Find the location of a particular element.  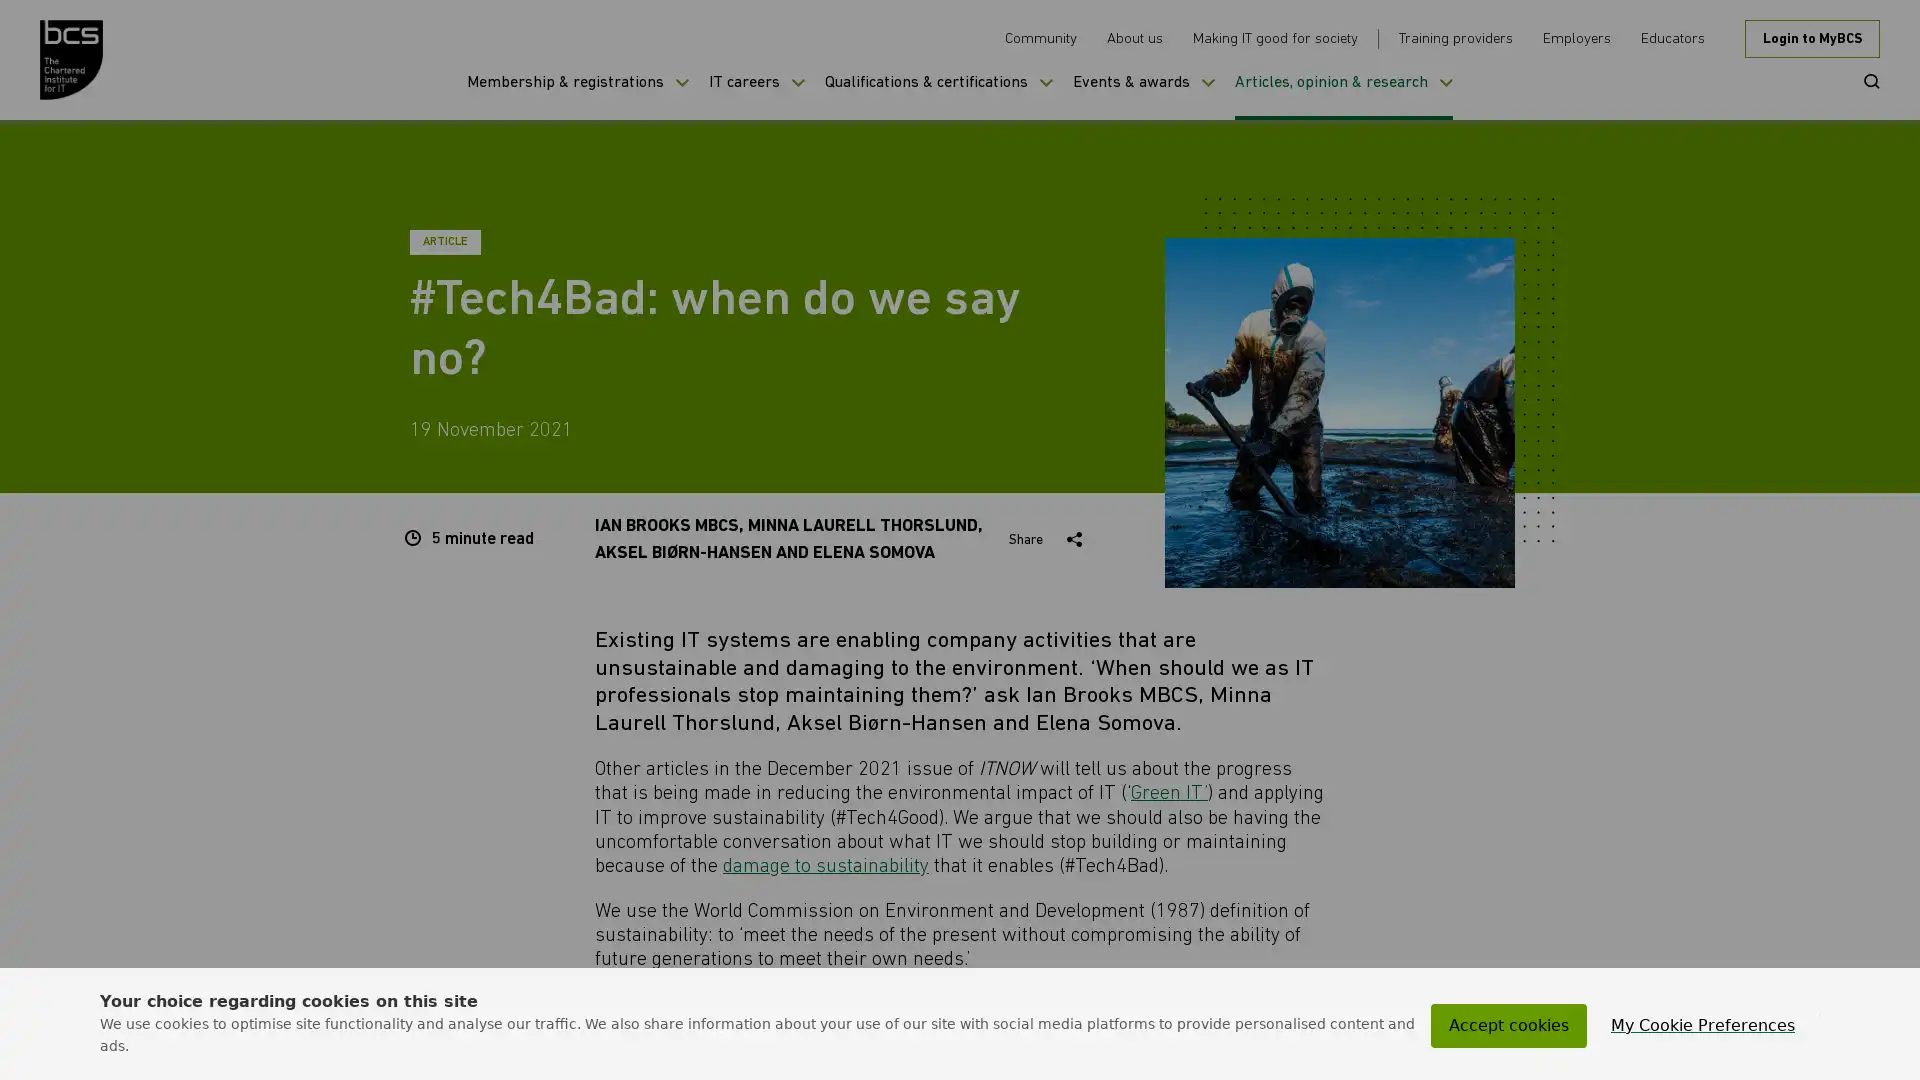

My Cookie Preferences is located at coordinates (1702, 1026).